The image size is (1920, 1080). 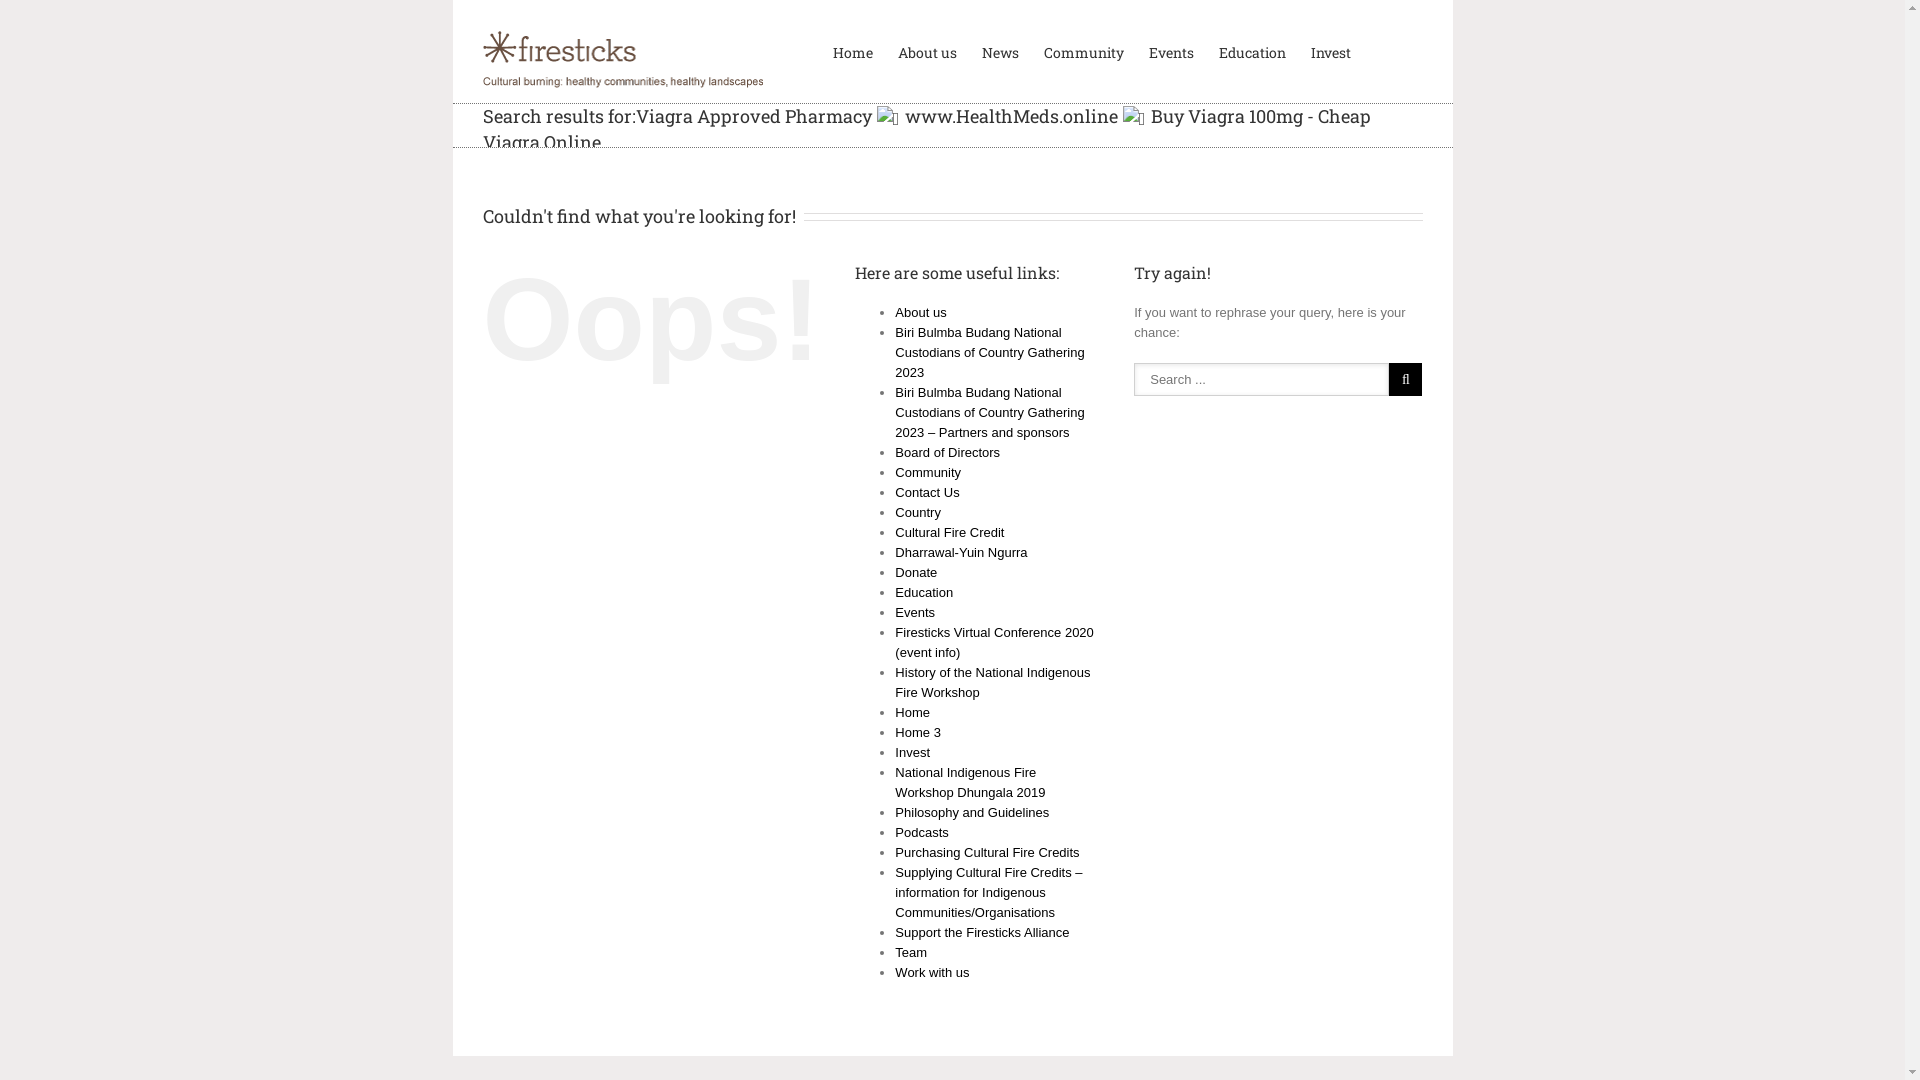 What do you see at coordinates (1042, 50) in the screenshot?
I see `'Community'` at bounding box center [1042, 50].